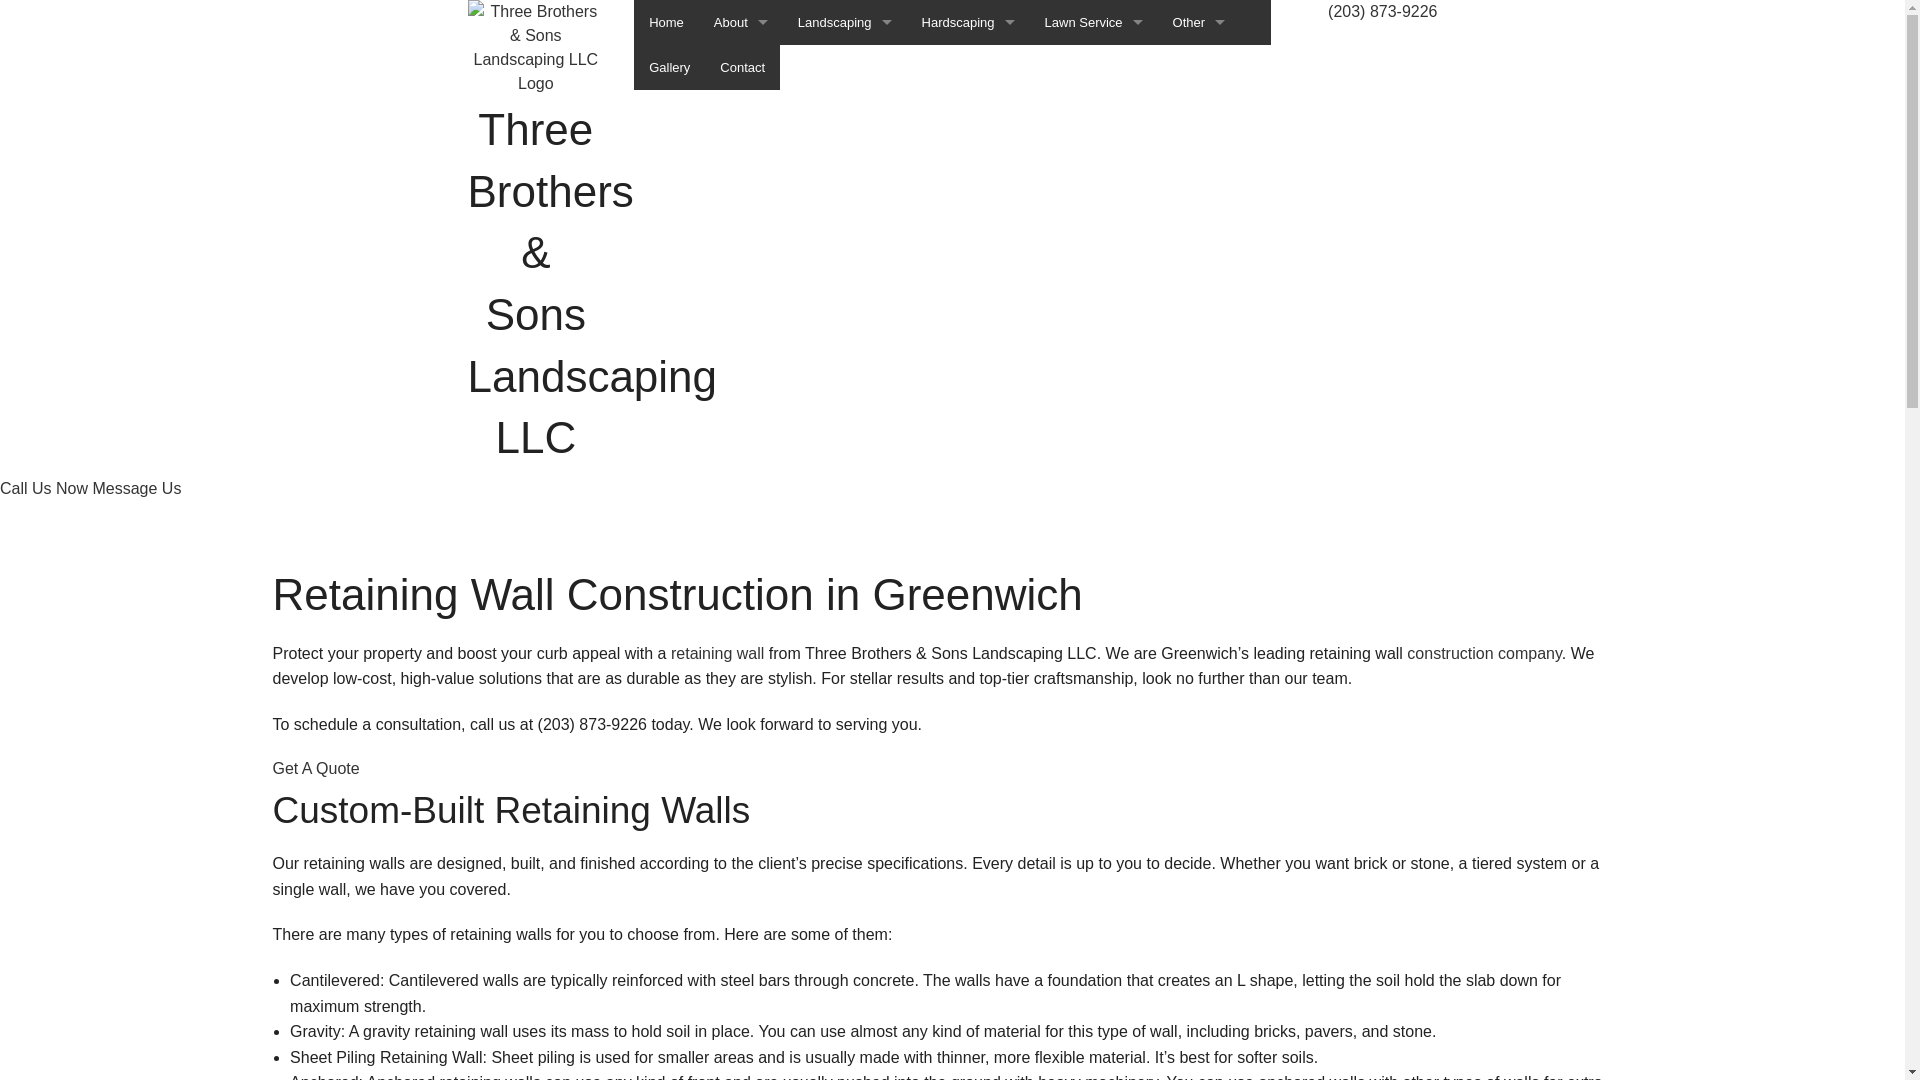 The image size is (1920, 1080). Describe the element at coordinates (844, 22) in the screenshot. I see `'Landscaping'` at that location.